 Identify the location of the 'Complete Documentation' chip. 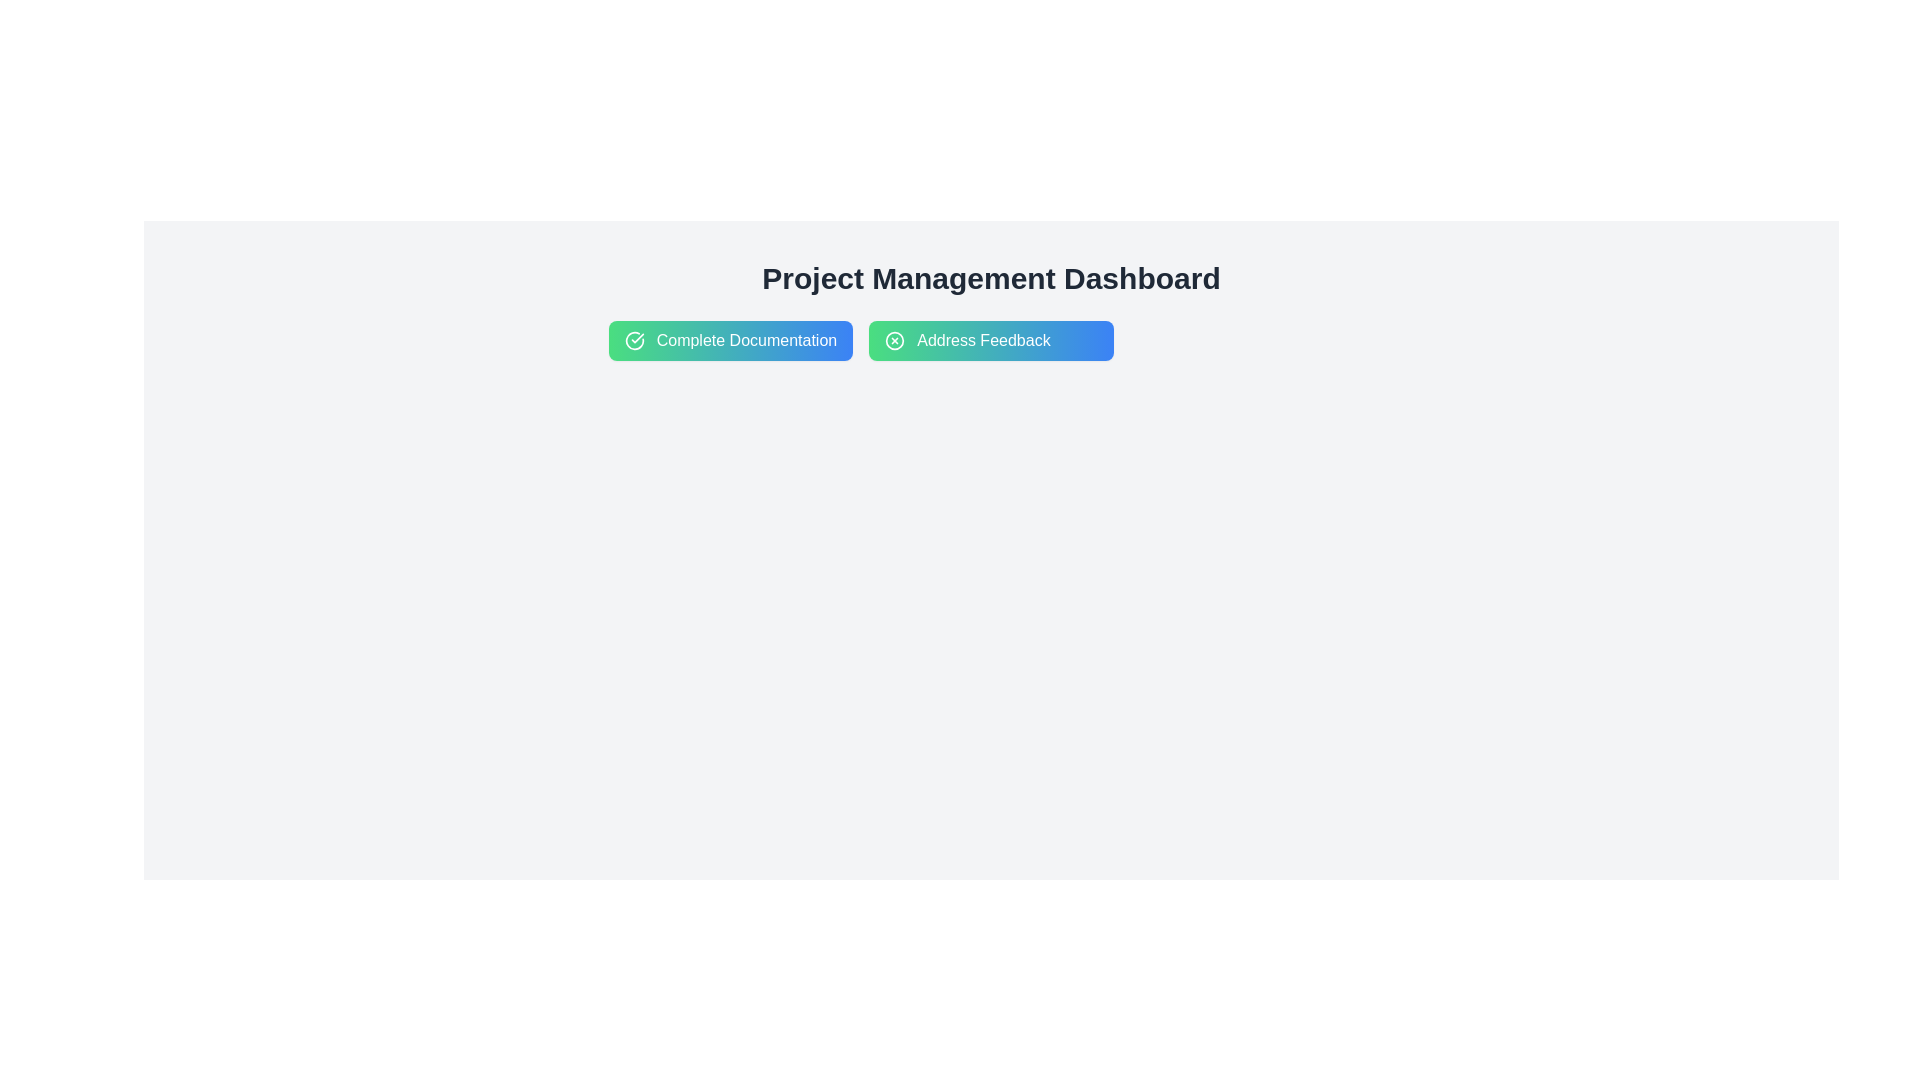
(728, 339).